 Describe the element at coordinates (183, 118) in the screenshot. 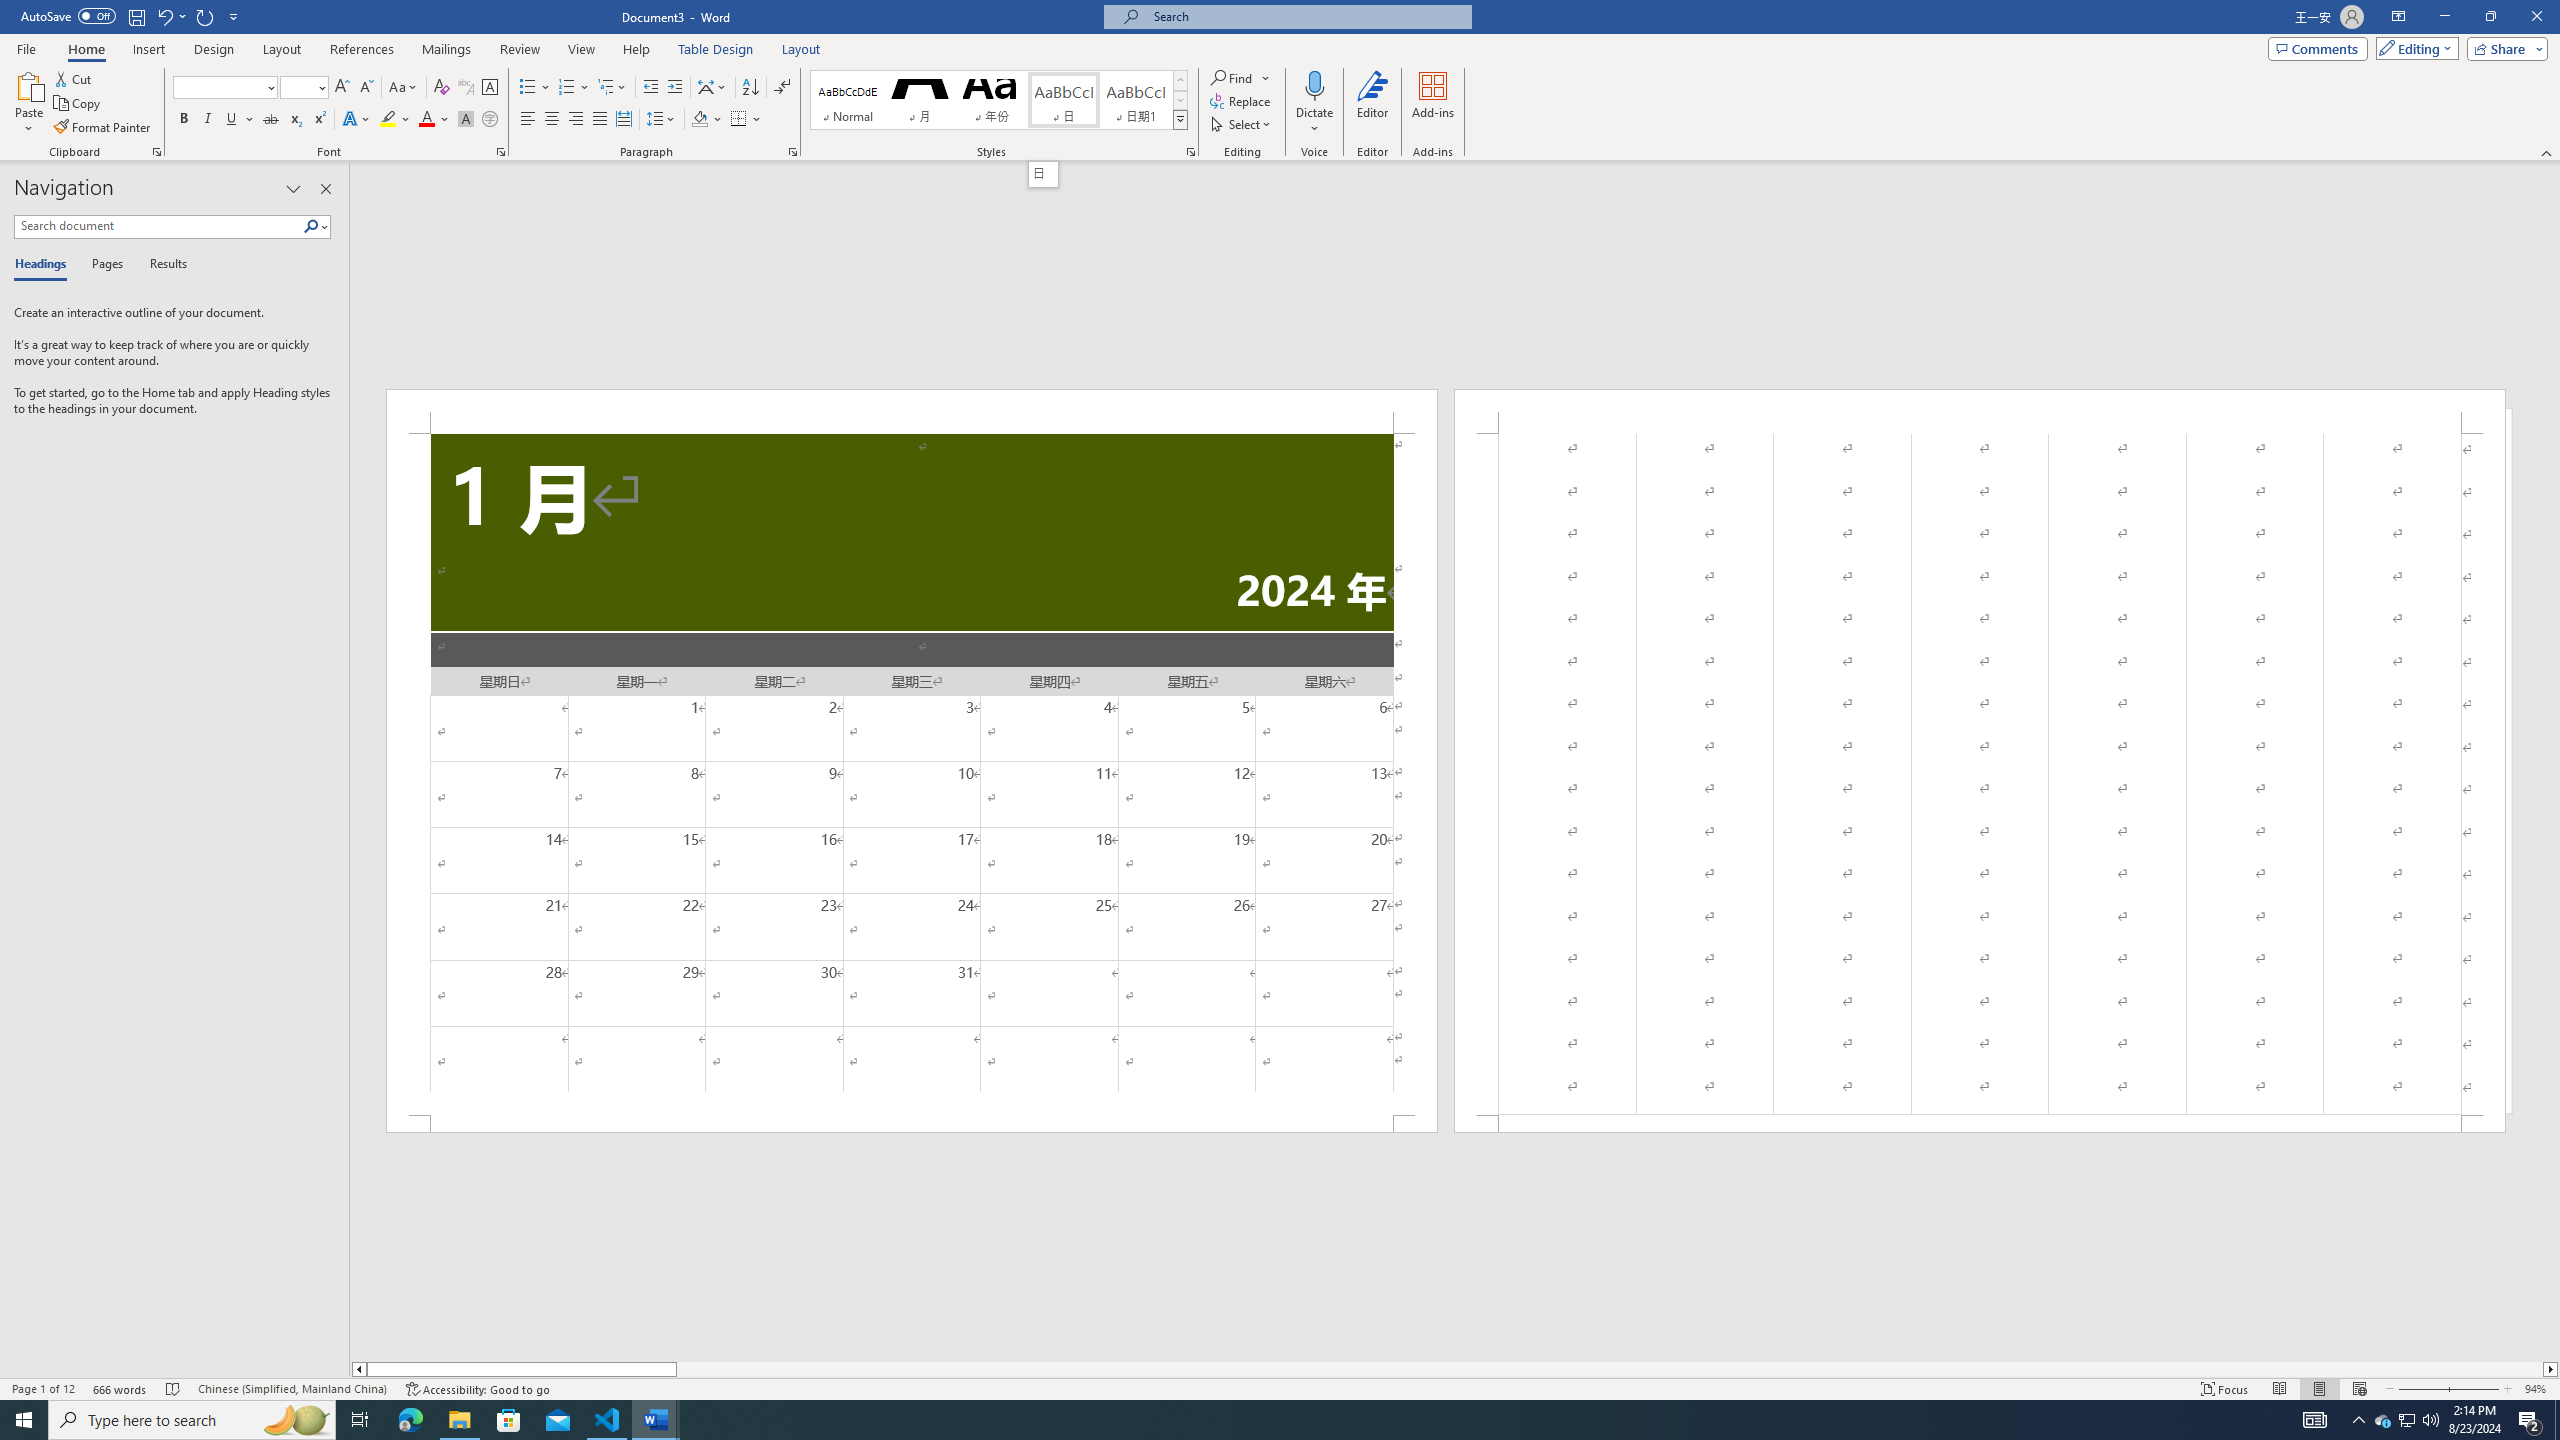

I see `'Bold'` at that location.